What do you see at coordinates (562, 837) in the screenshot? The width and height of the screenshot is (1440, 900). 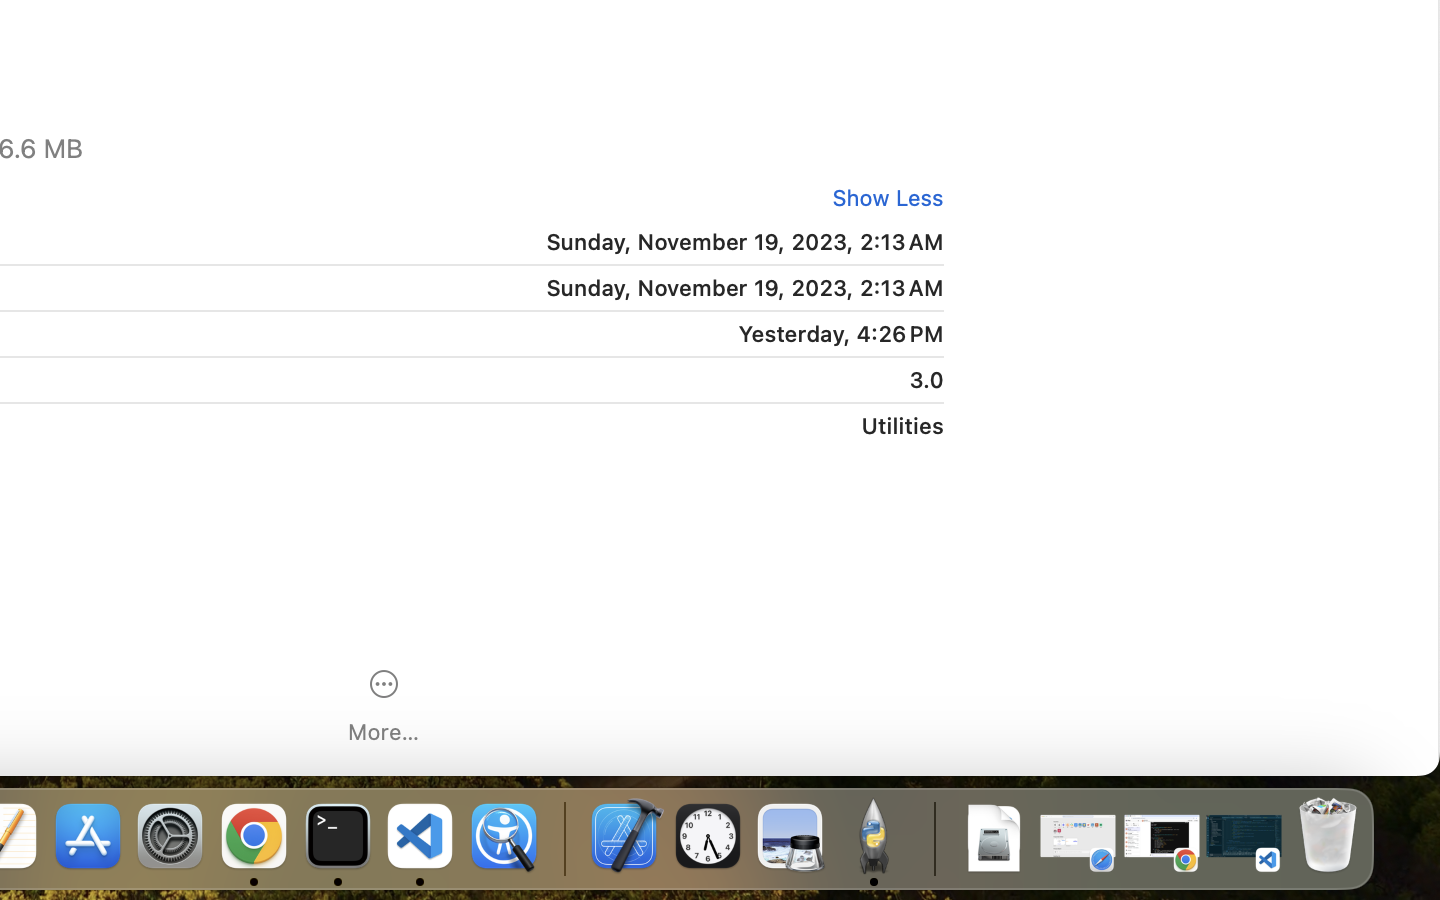 I see `'0.4285714328289032'` at bounding box center [562, 837].